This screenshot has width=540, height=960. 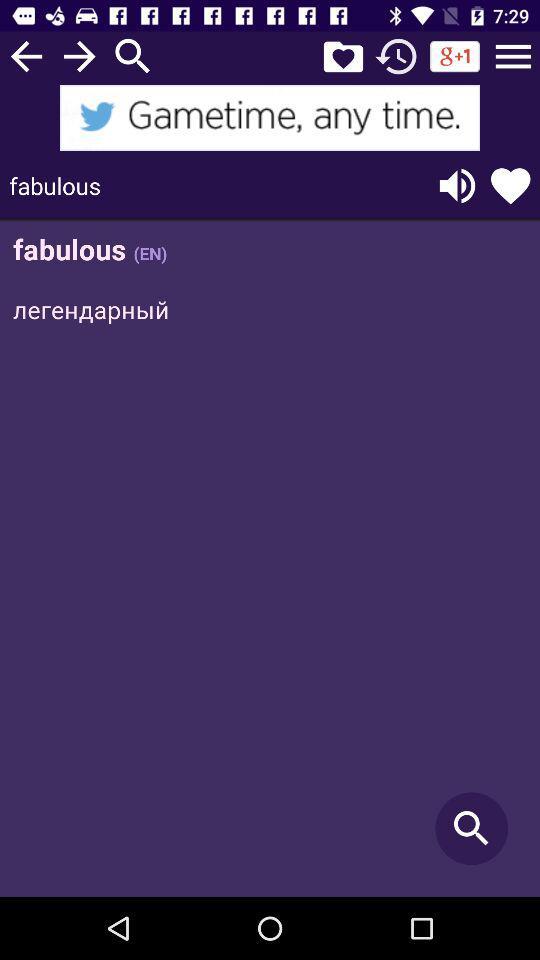 I want to click on next, so click(x=78, y=55).